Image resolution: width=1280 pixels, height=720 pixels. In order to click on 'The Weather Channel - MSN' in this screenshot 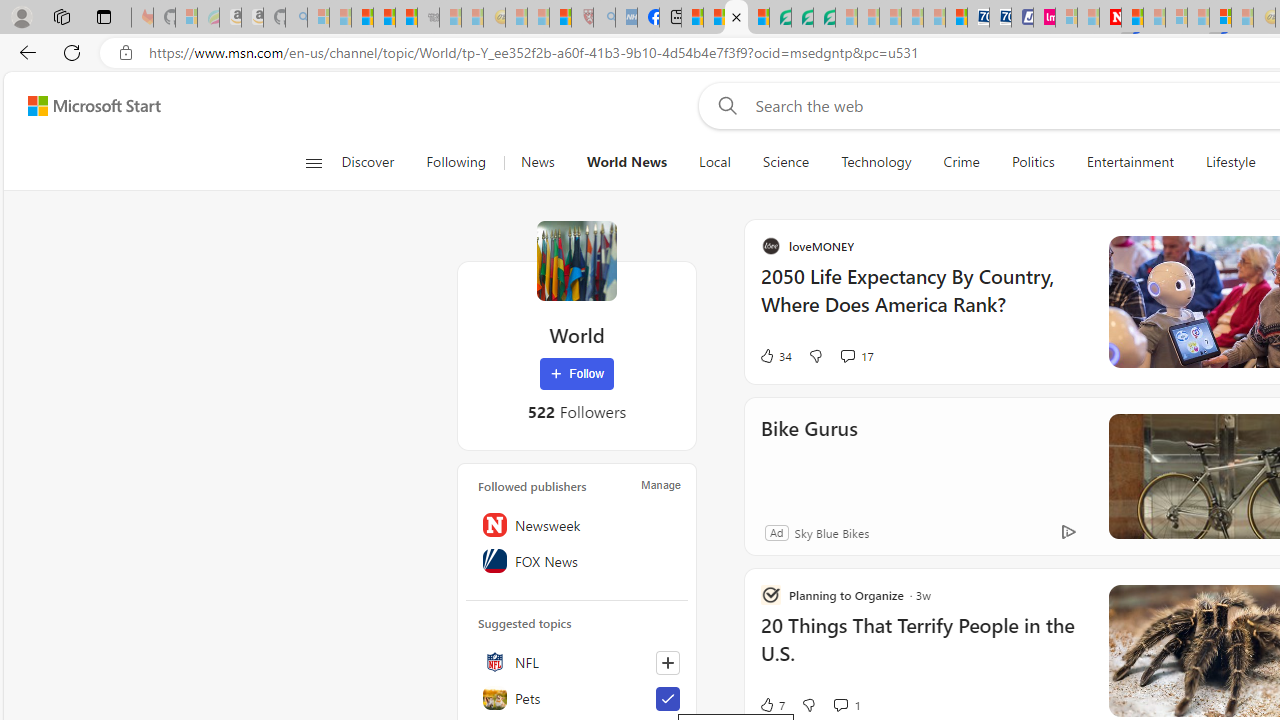, I will do `click(362, 17)`.